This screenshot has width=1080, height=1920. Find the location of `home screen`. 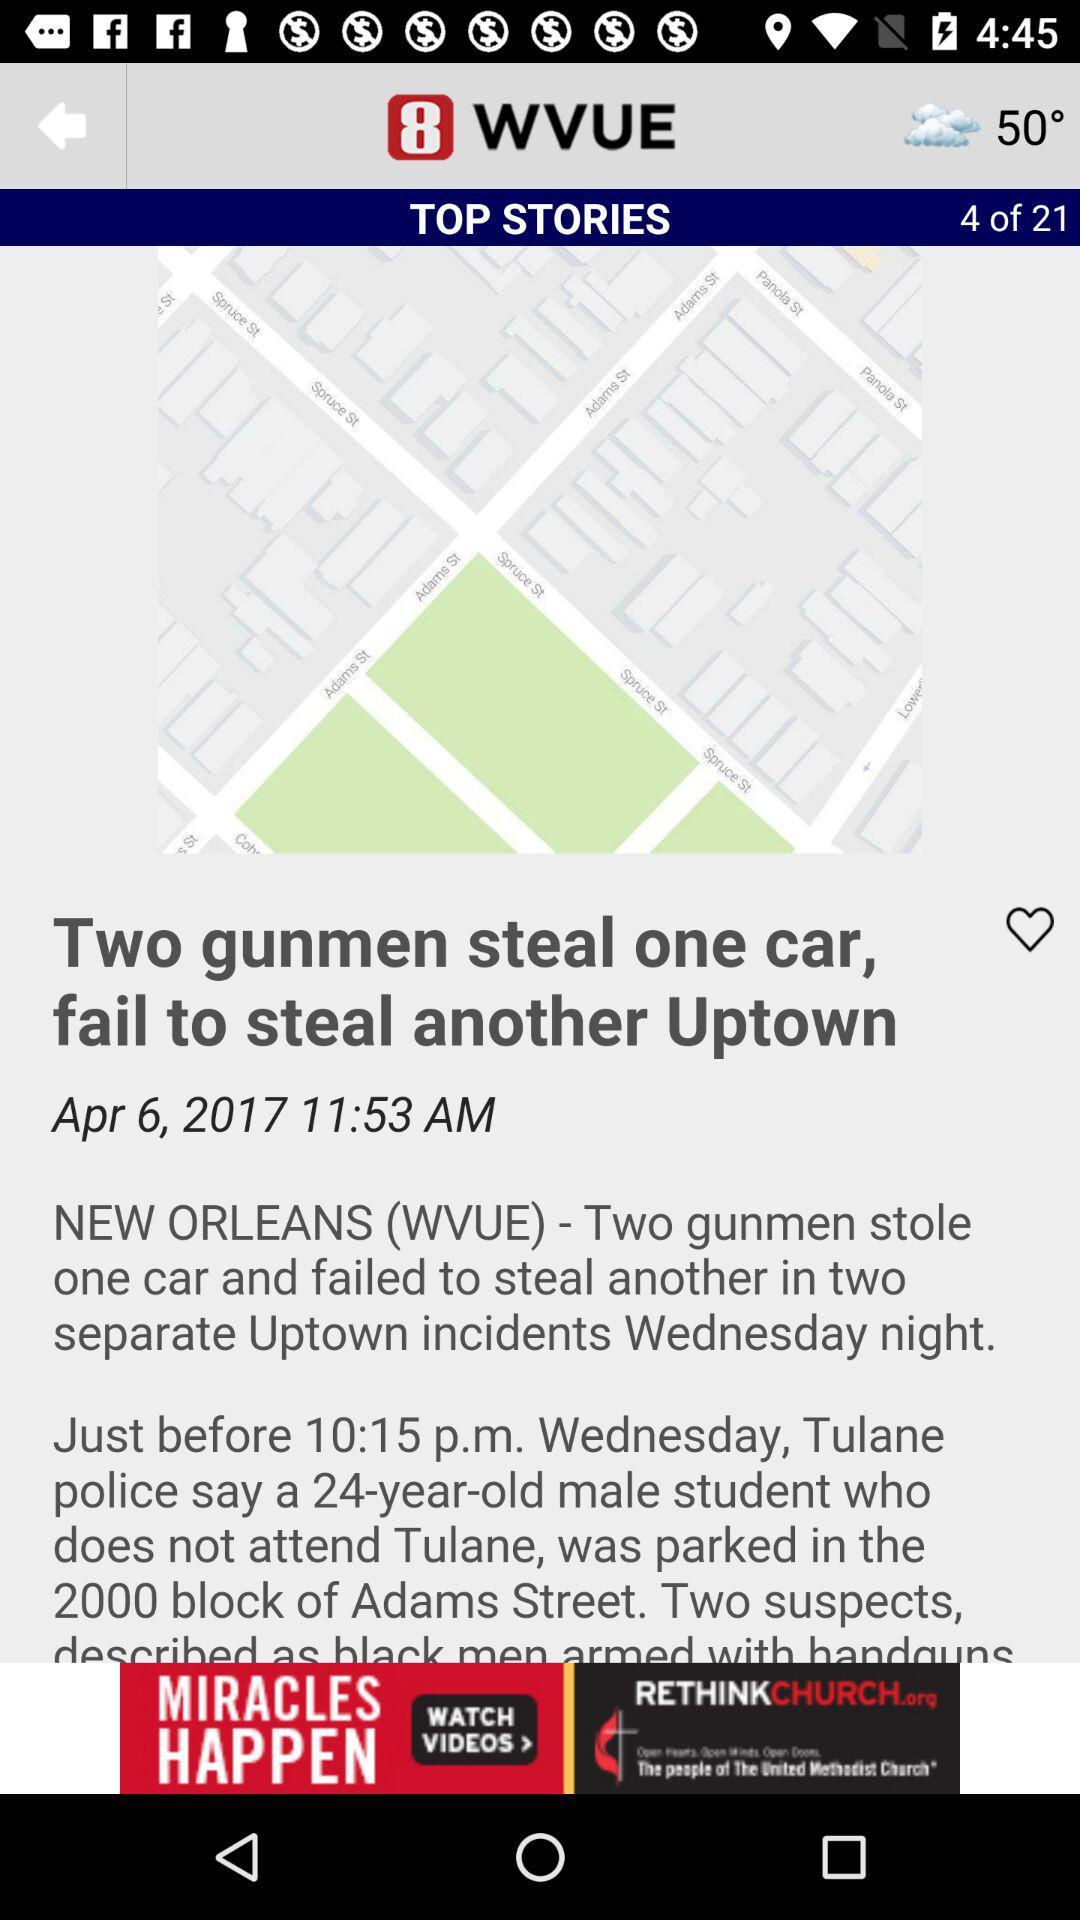

home screen is located at coordinates (540, 124).